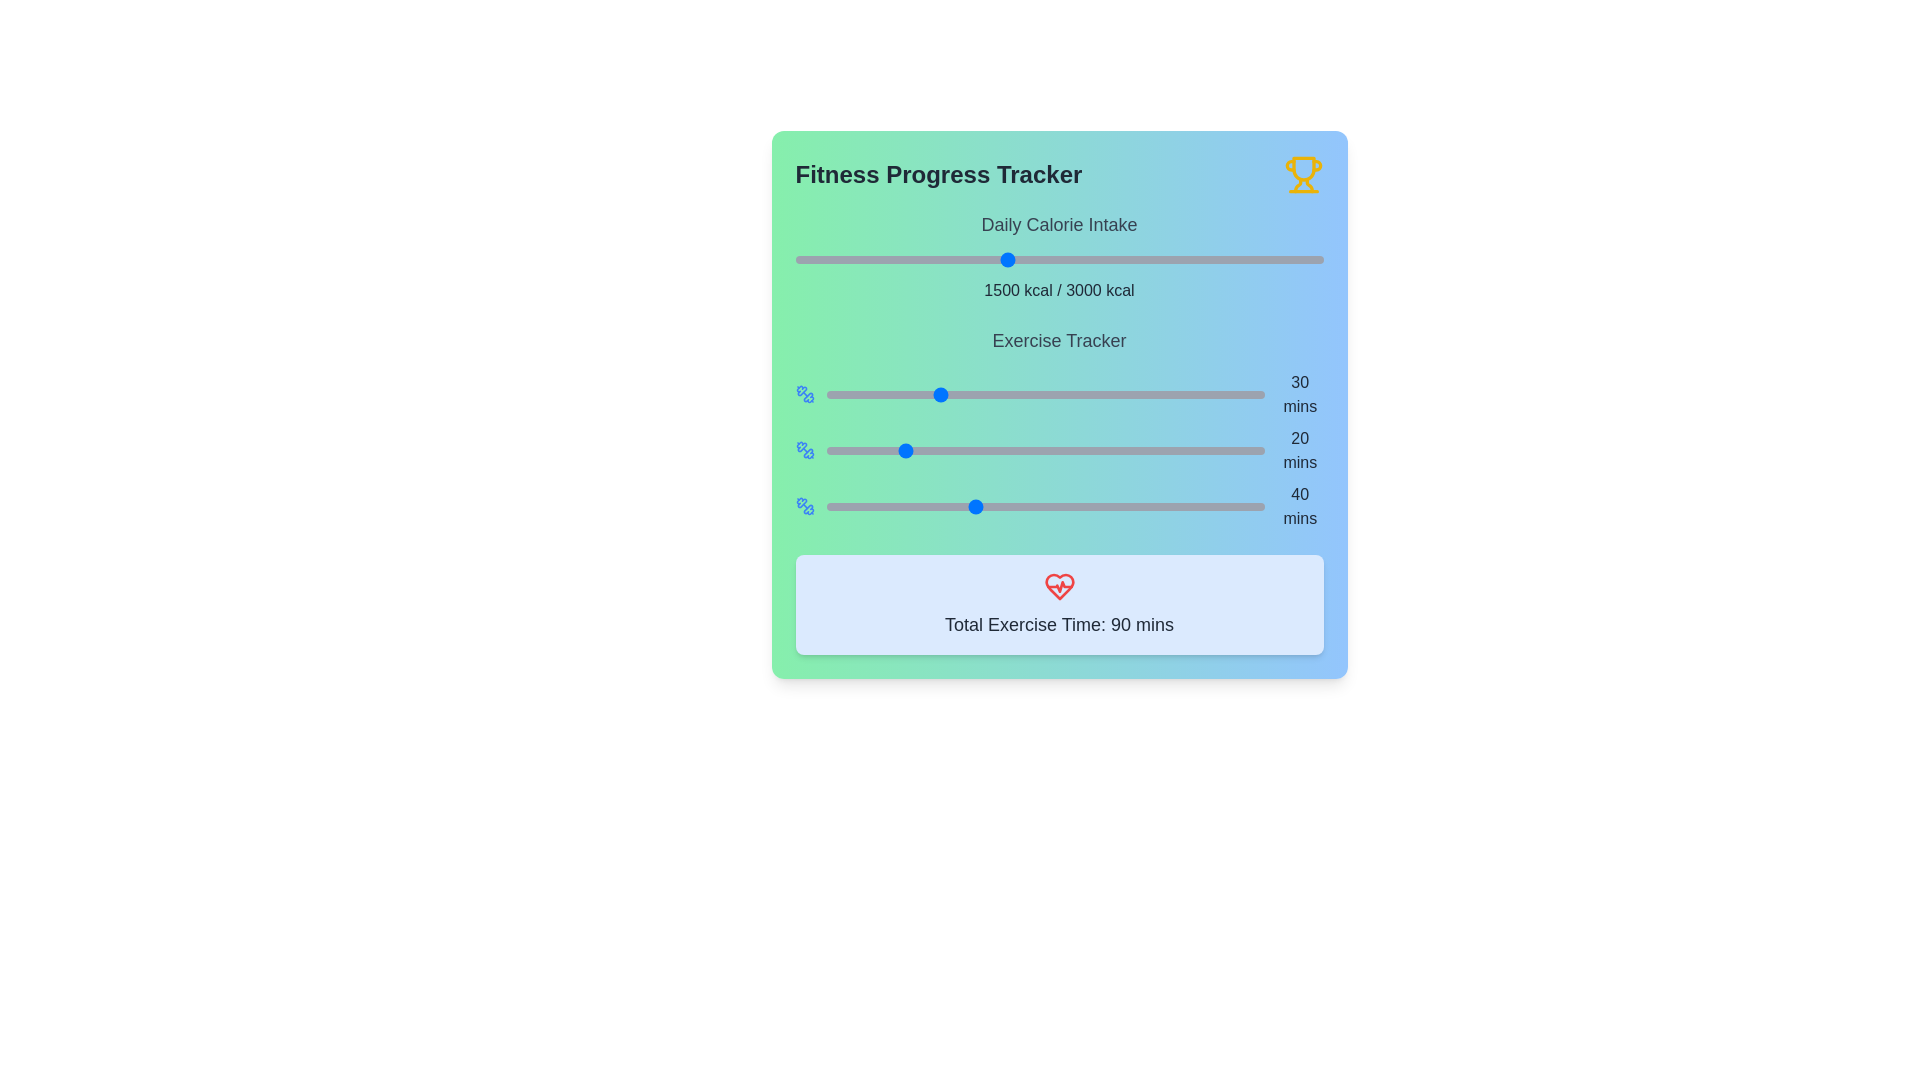  What do you see at coordinates (1092, 394) in the screenshot?
I see `the slider value` at bounding box center [1092, 394].